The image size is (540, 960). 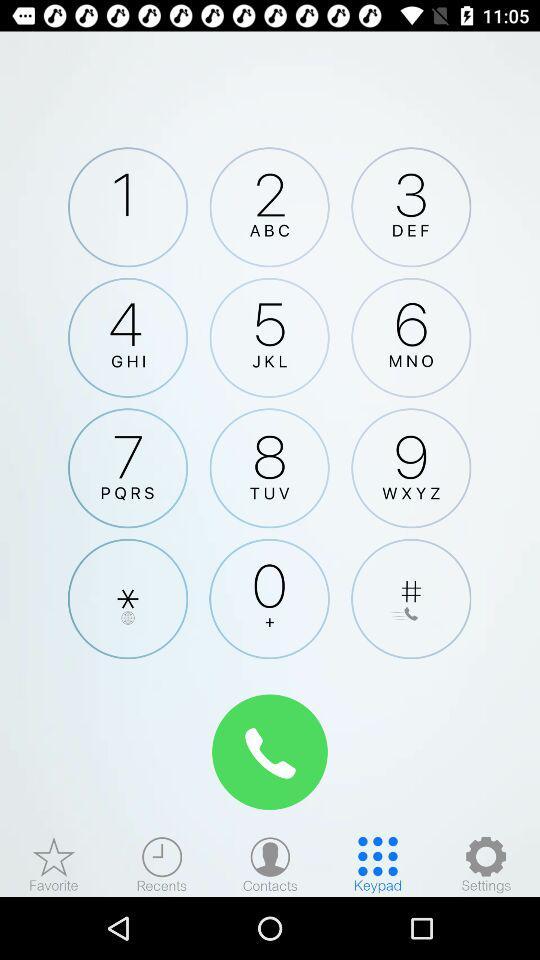 I want to click on prints number 3, so click(x=410, y=207).